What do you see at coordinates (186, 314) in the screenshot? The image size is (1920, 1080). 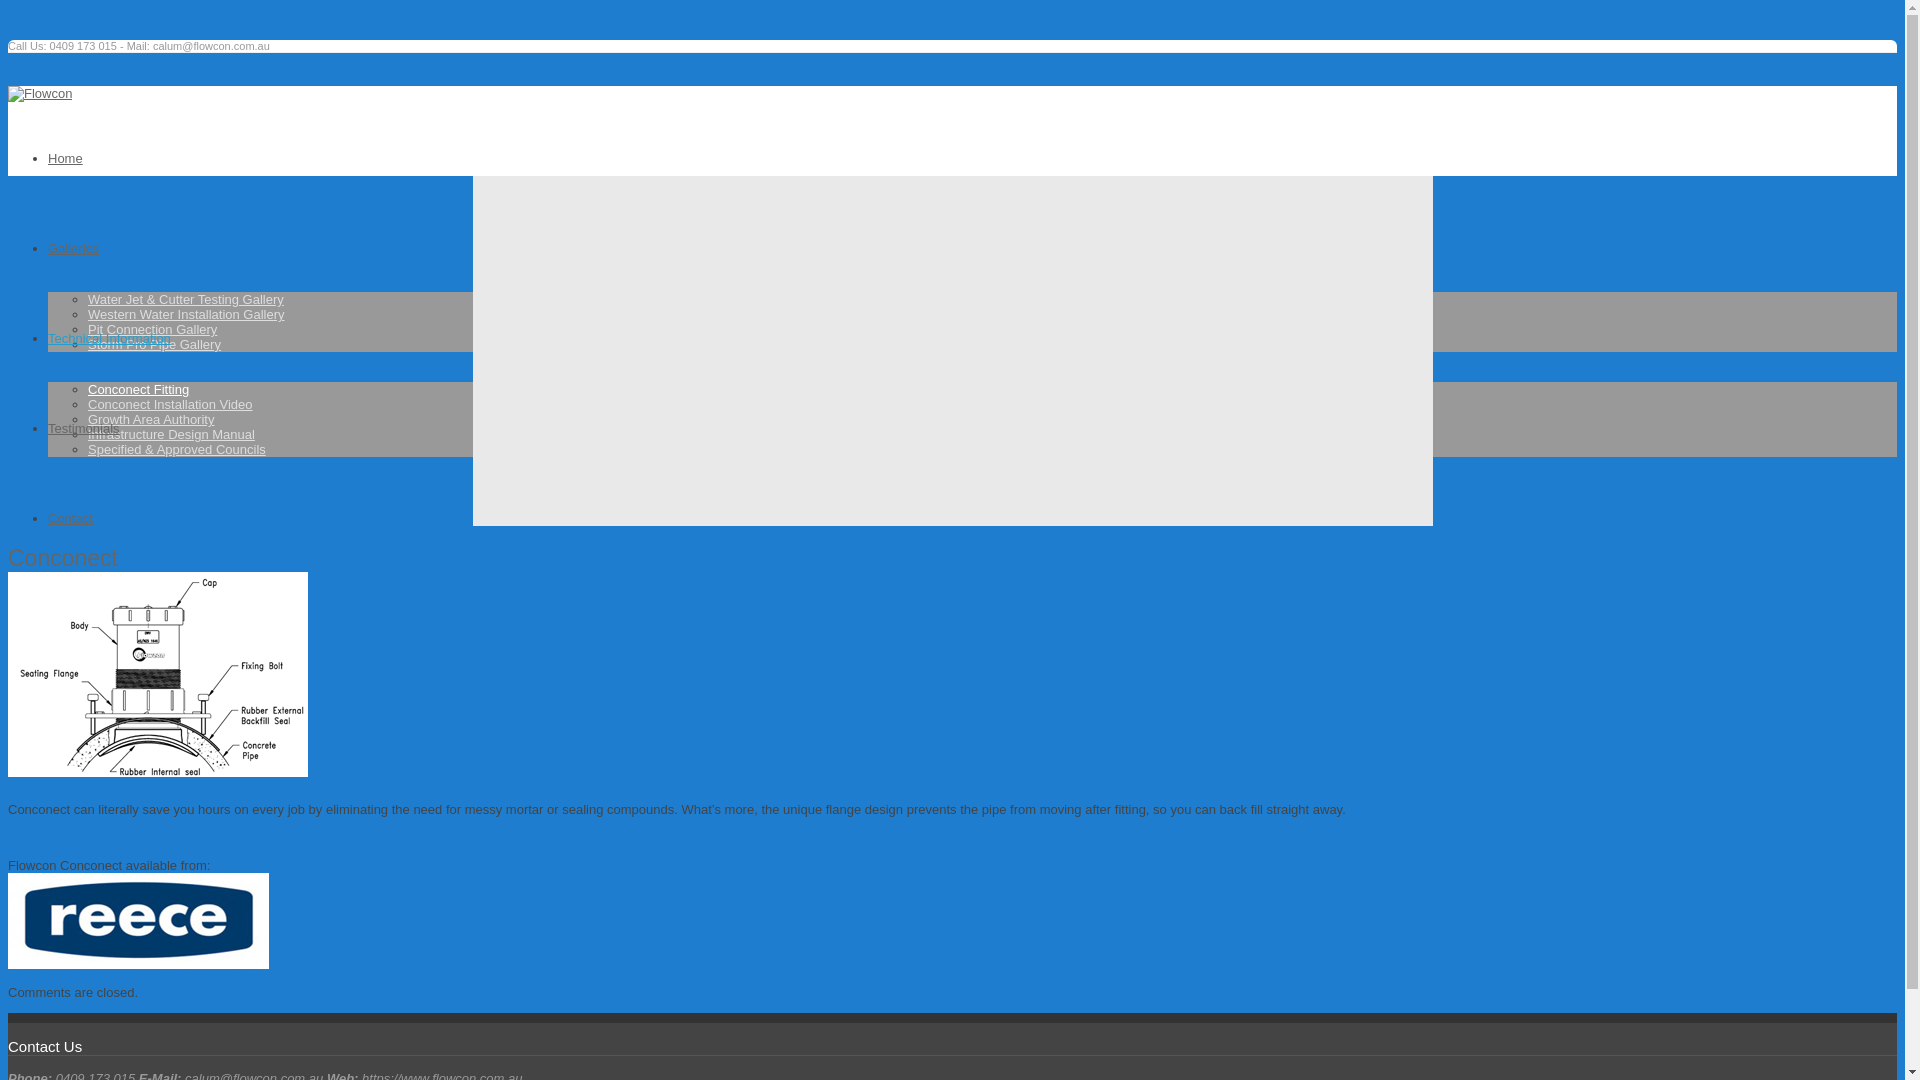 I see `'Western Water Installation Gallery'` at bounding box center [186, 314].